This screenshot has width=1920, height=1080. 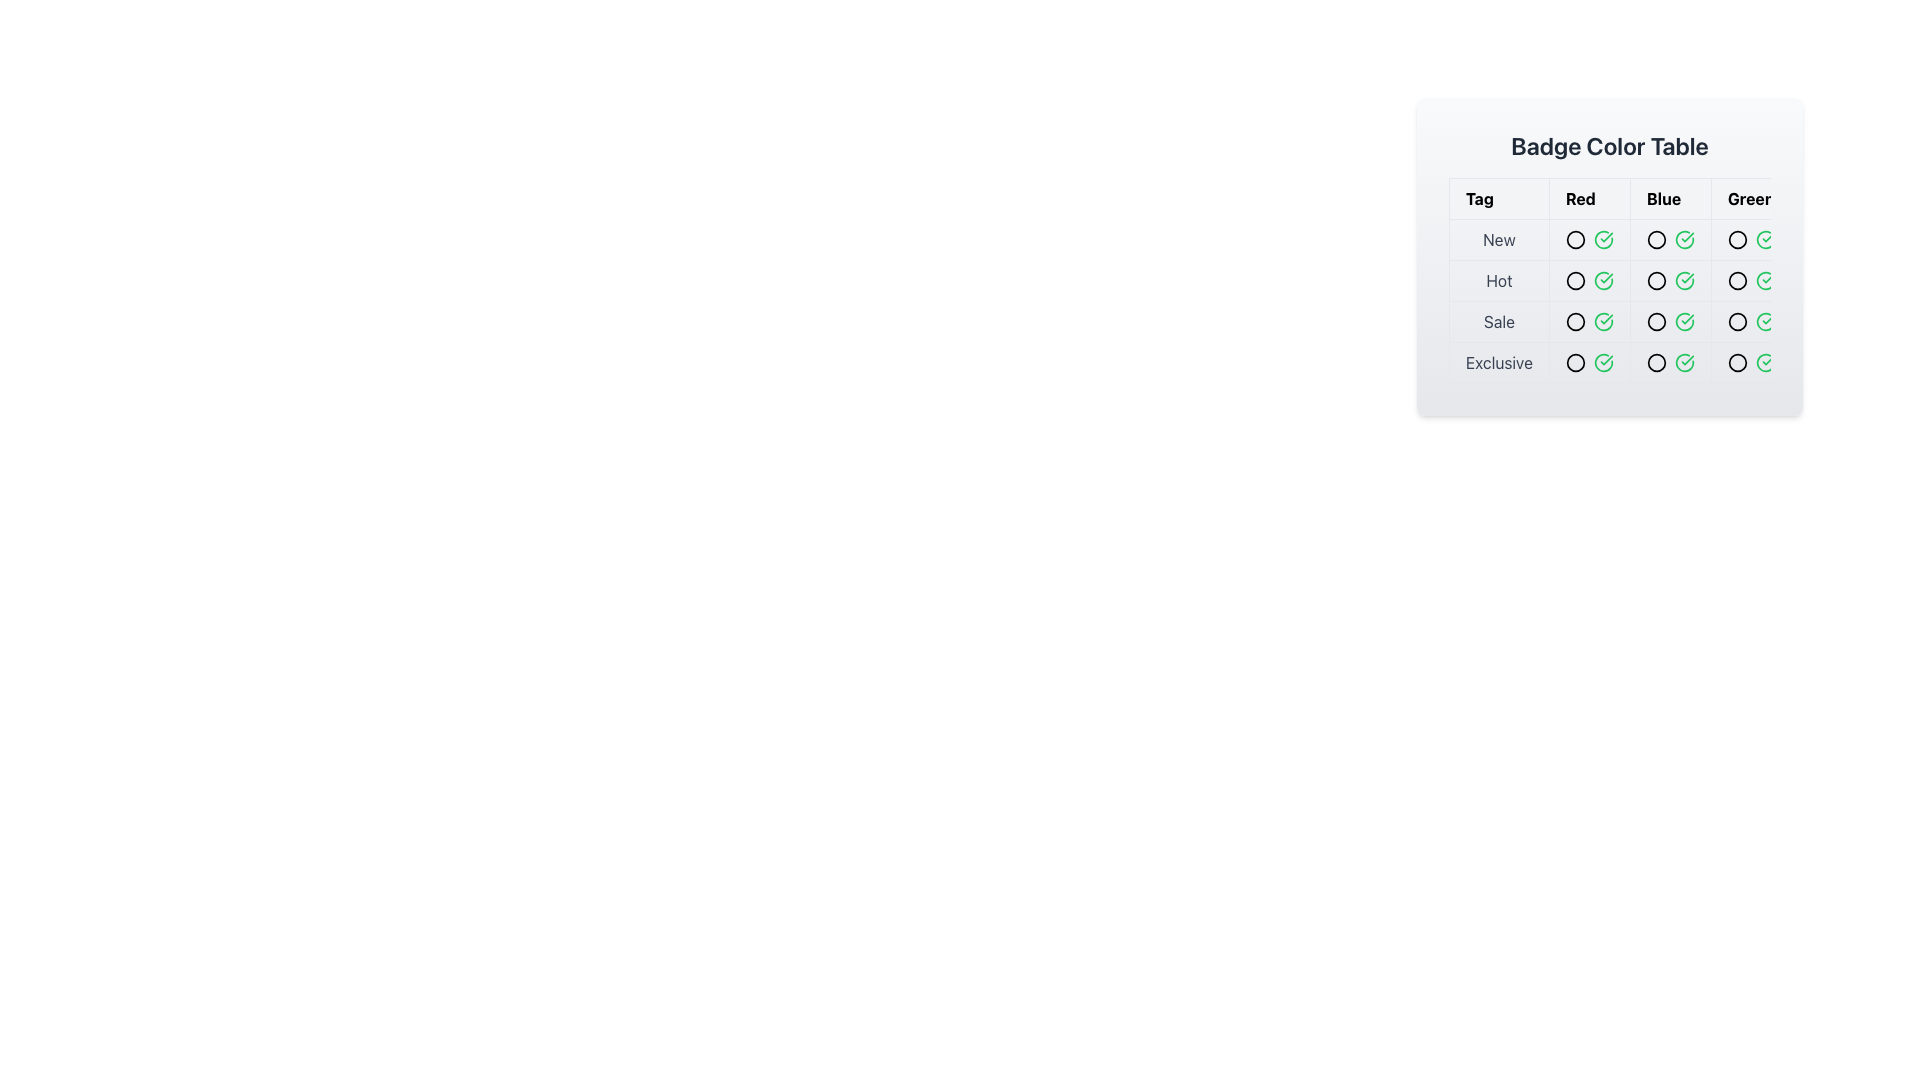 What do you see at coordinates (1499, 238) in the screenshot?
I see `the Text Label located in the top-left cell of the table under the 'Tag' column, which categorizes the corresponding table row` at bounding box center [1499, 238].